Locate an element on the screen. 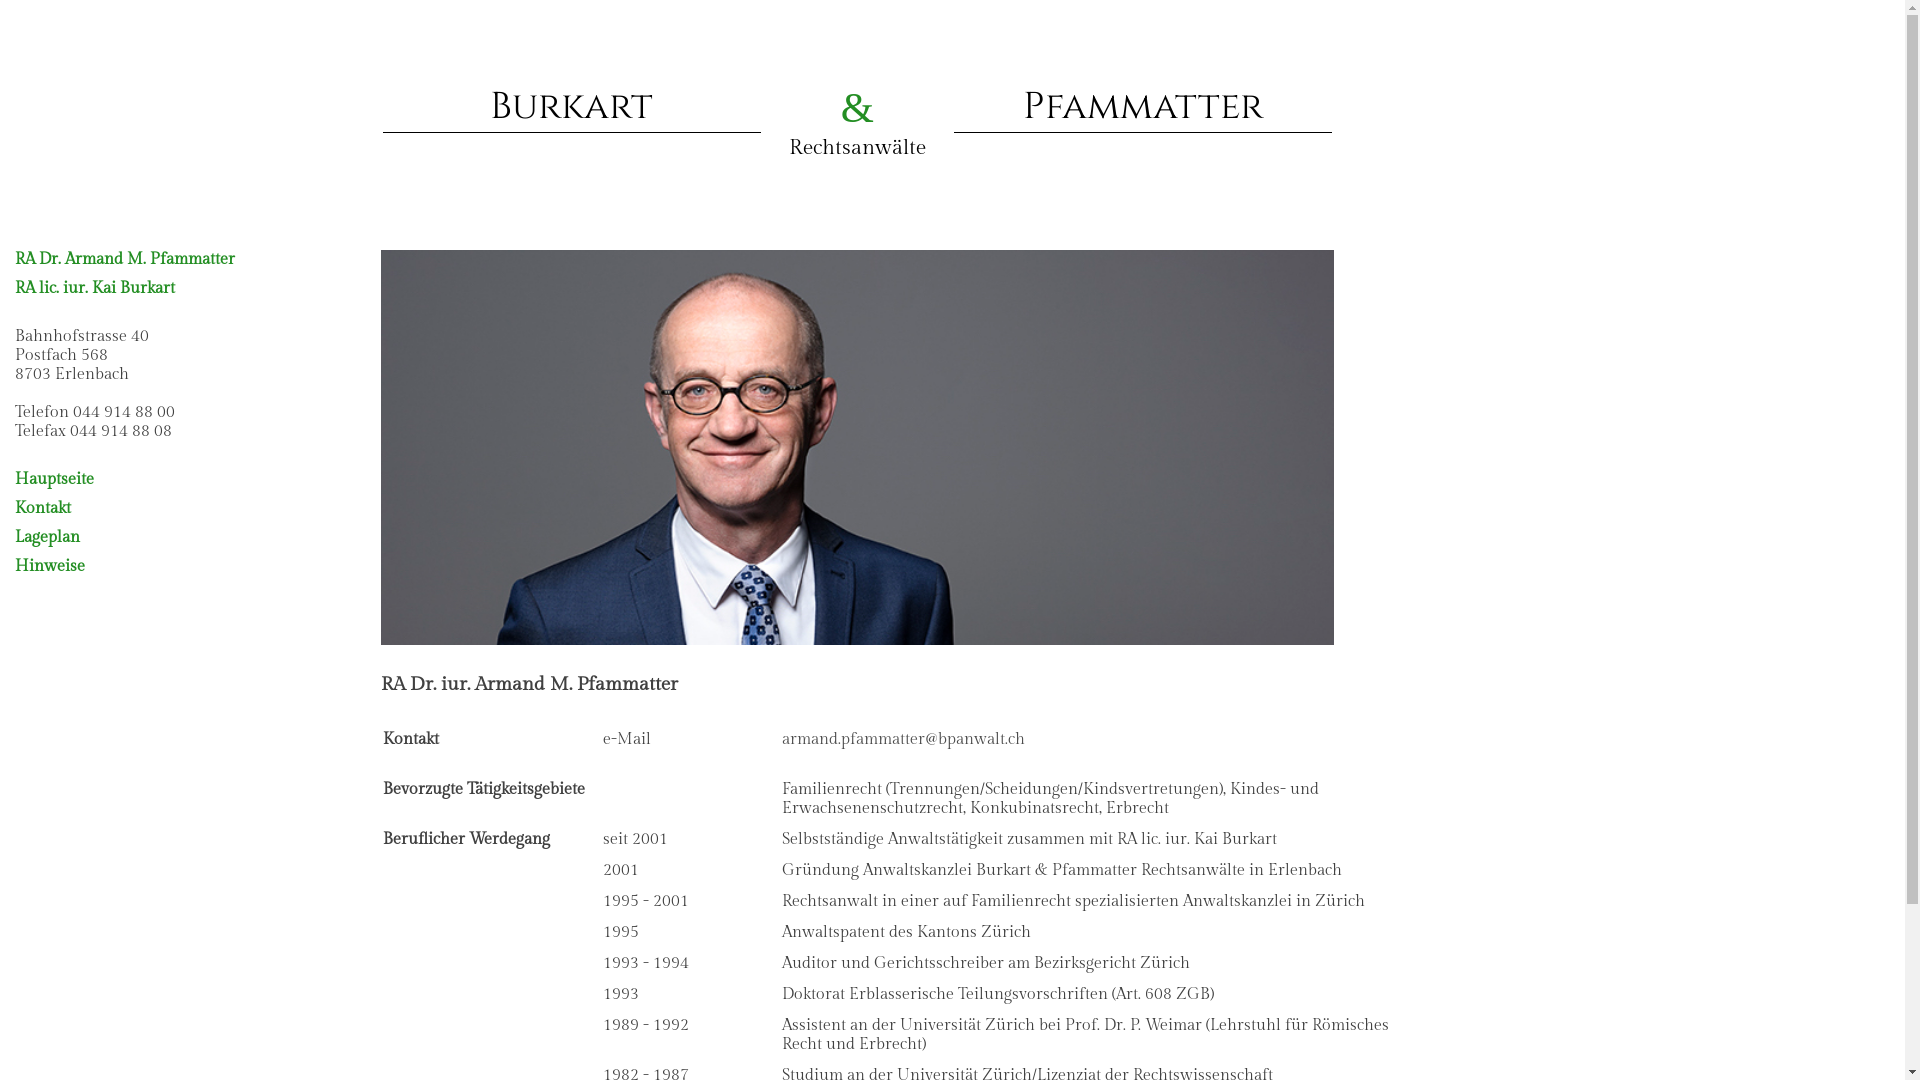 This screenshot has width=1920, height=1080. 'armand.pfammatter@bpanwalt.ch' is located at coordinates (902, 739).